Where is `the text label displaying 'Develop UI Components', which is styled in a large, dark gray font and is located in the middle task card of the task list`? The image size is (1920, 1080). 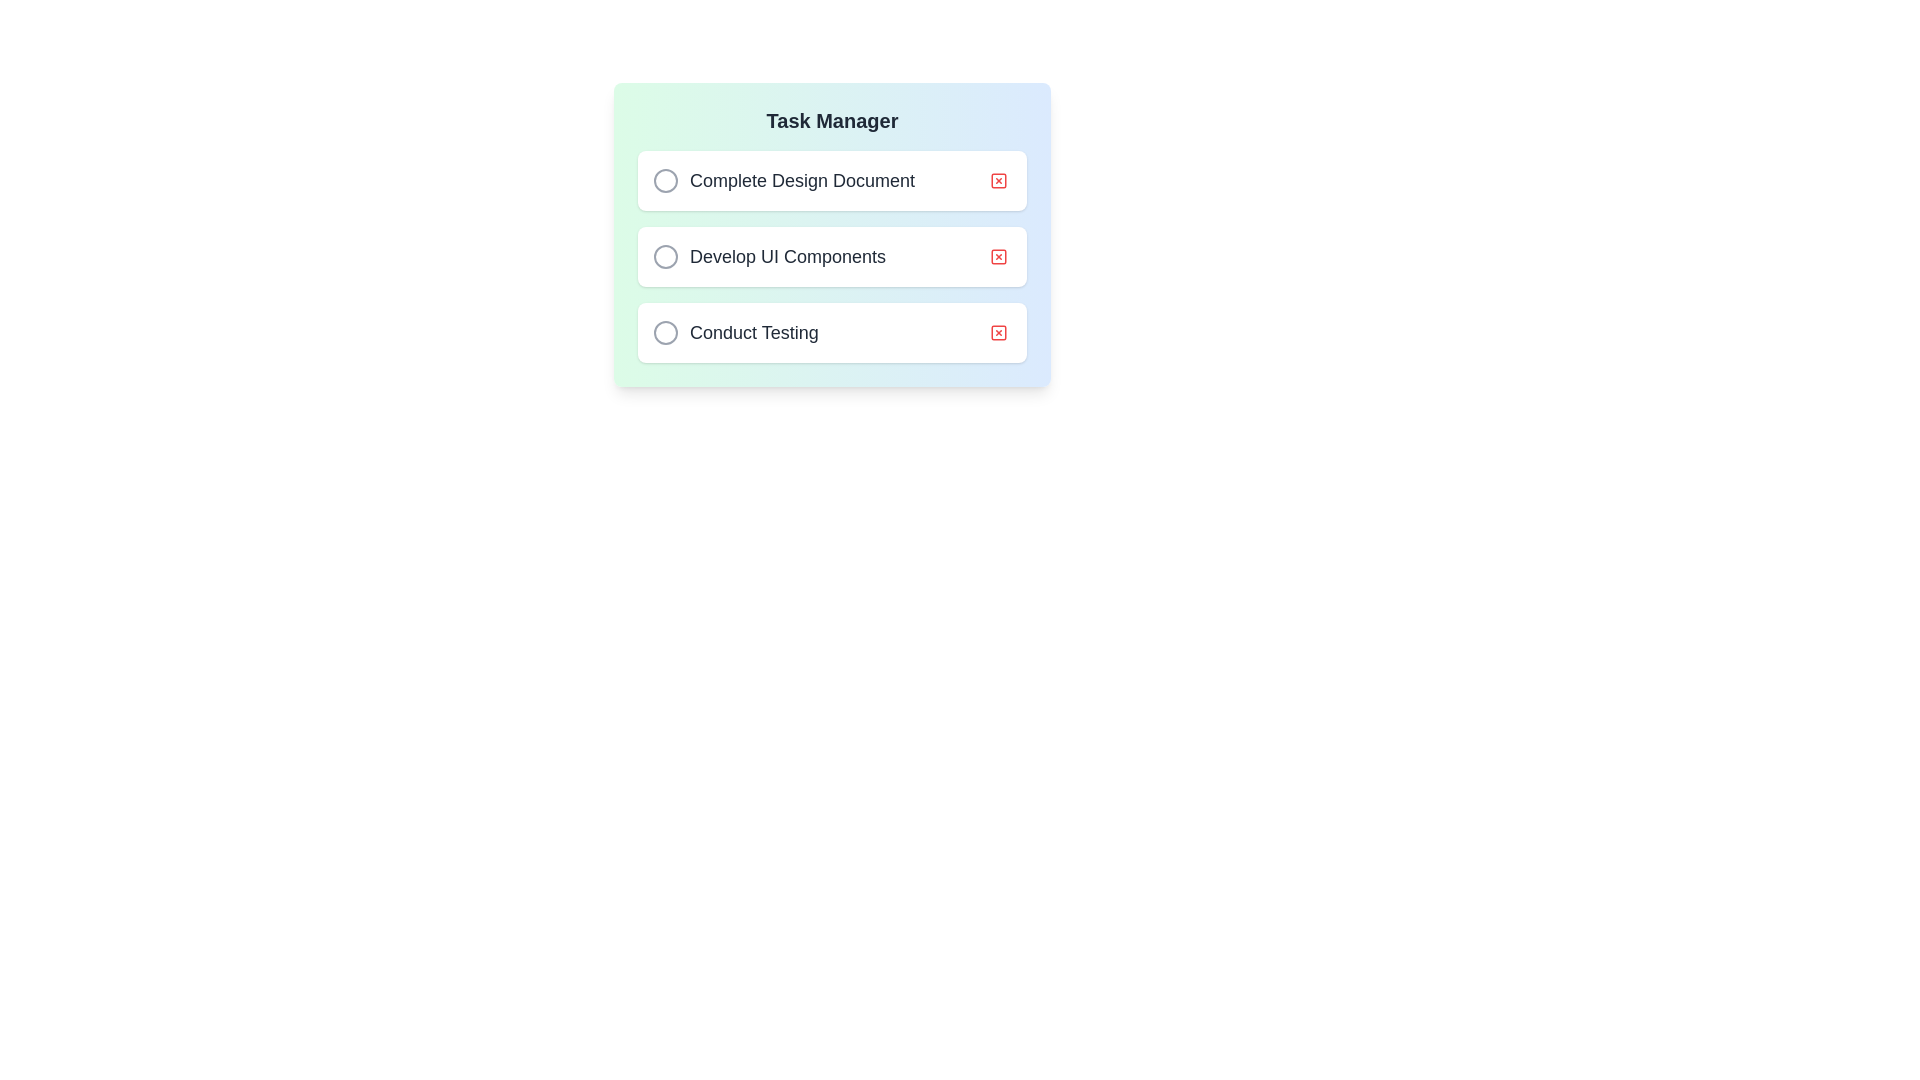 the text label displaying 'Develop UI Components', which is styled in a large, dark gray font and is located in the middle task card of the task list is located at coordinates (769, 256).